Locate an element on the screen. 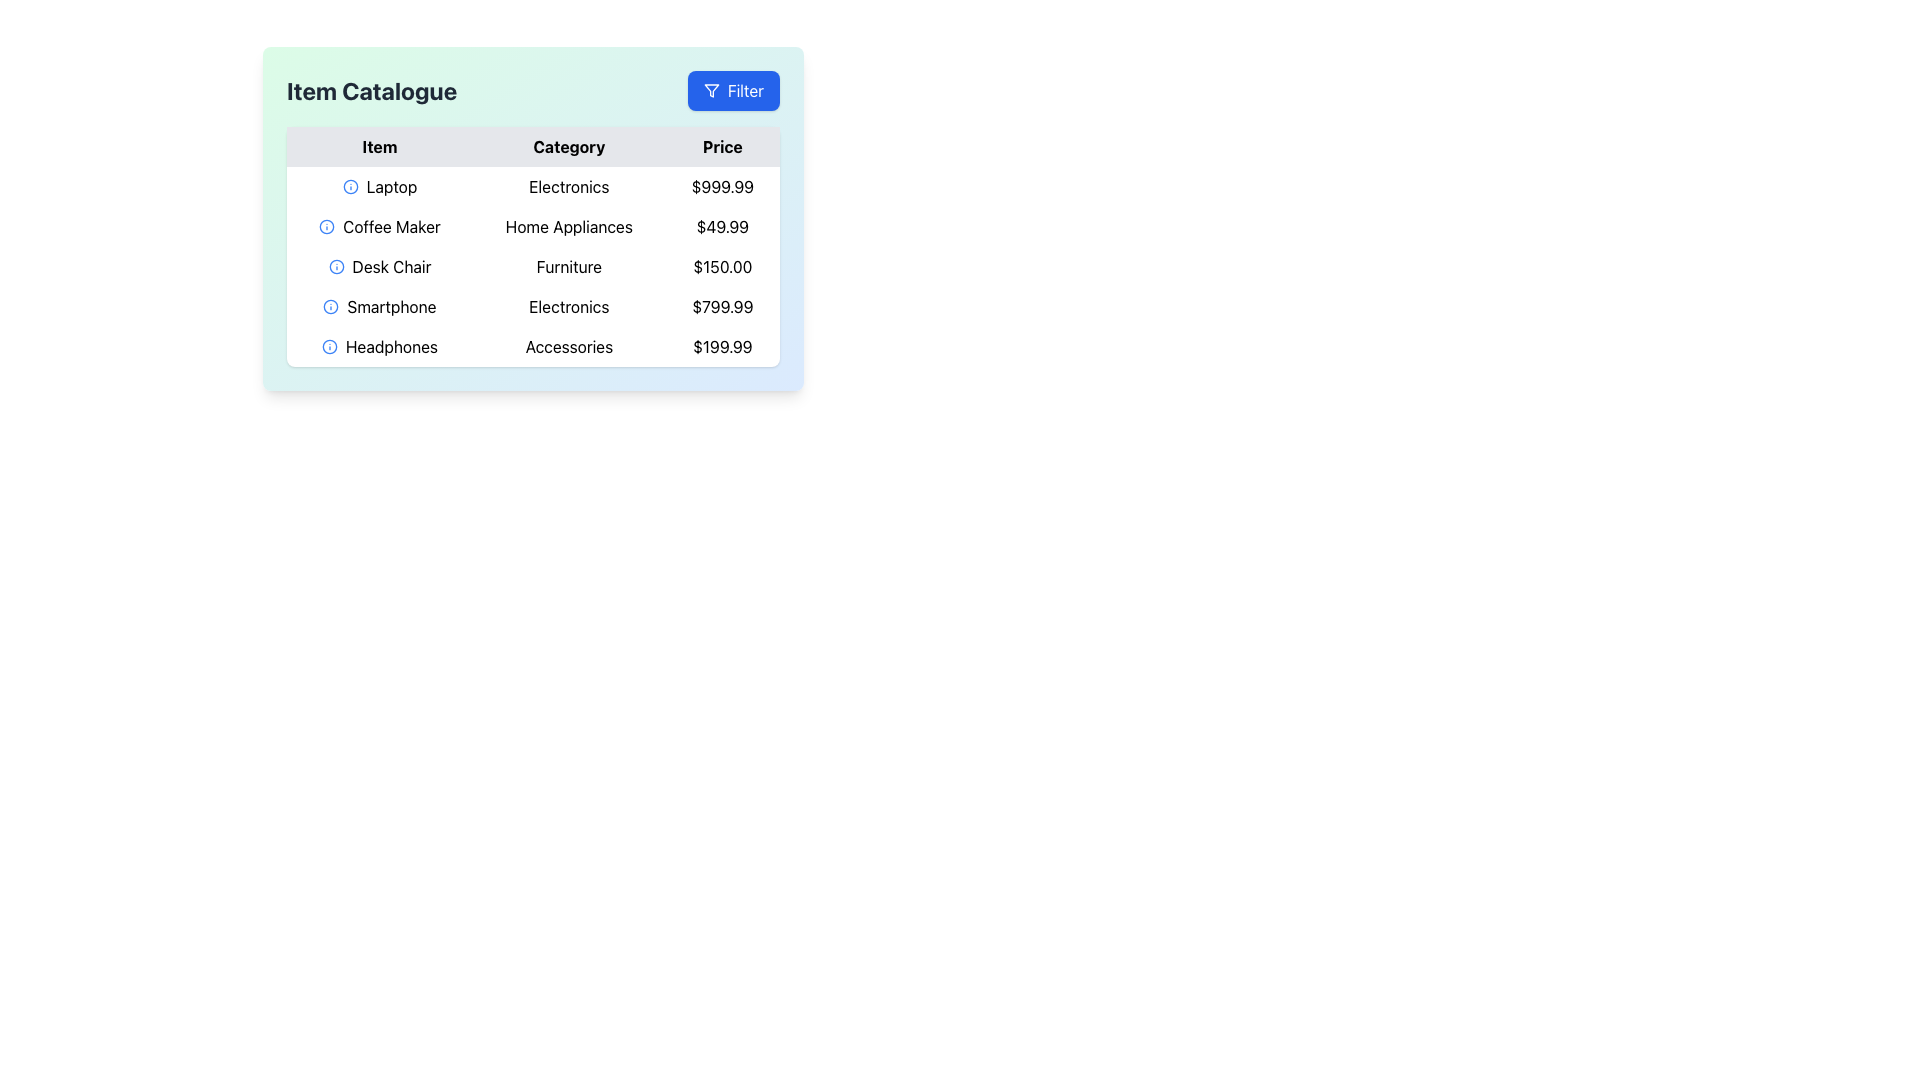 The height and width of the screenshot is (1080, 1920). the SVG Circle of the 'info' icon located in the second row of the table, aligned with the text 'Coffee Maker' is located at coordinates (327, 226).